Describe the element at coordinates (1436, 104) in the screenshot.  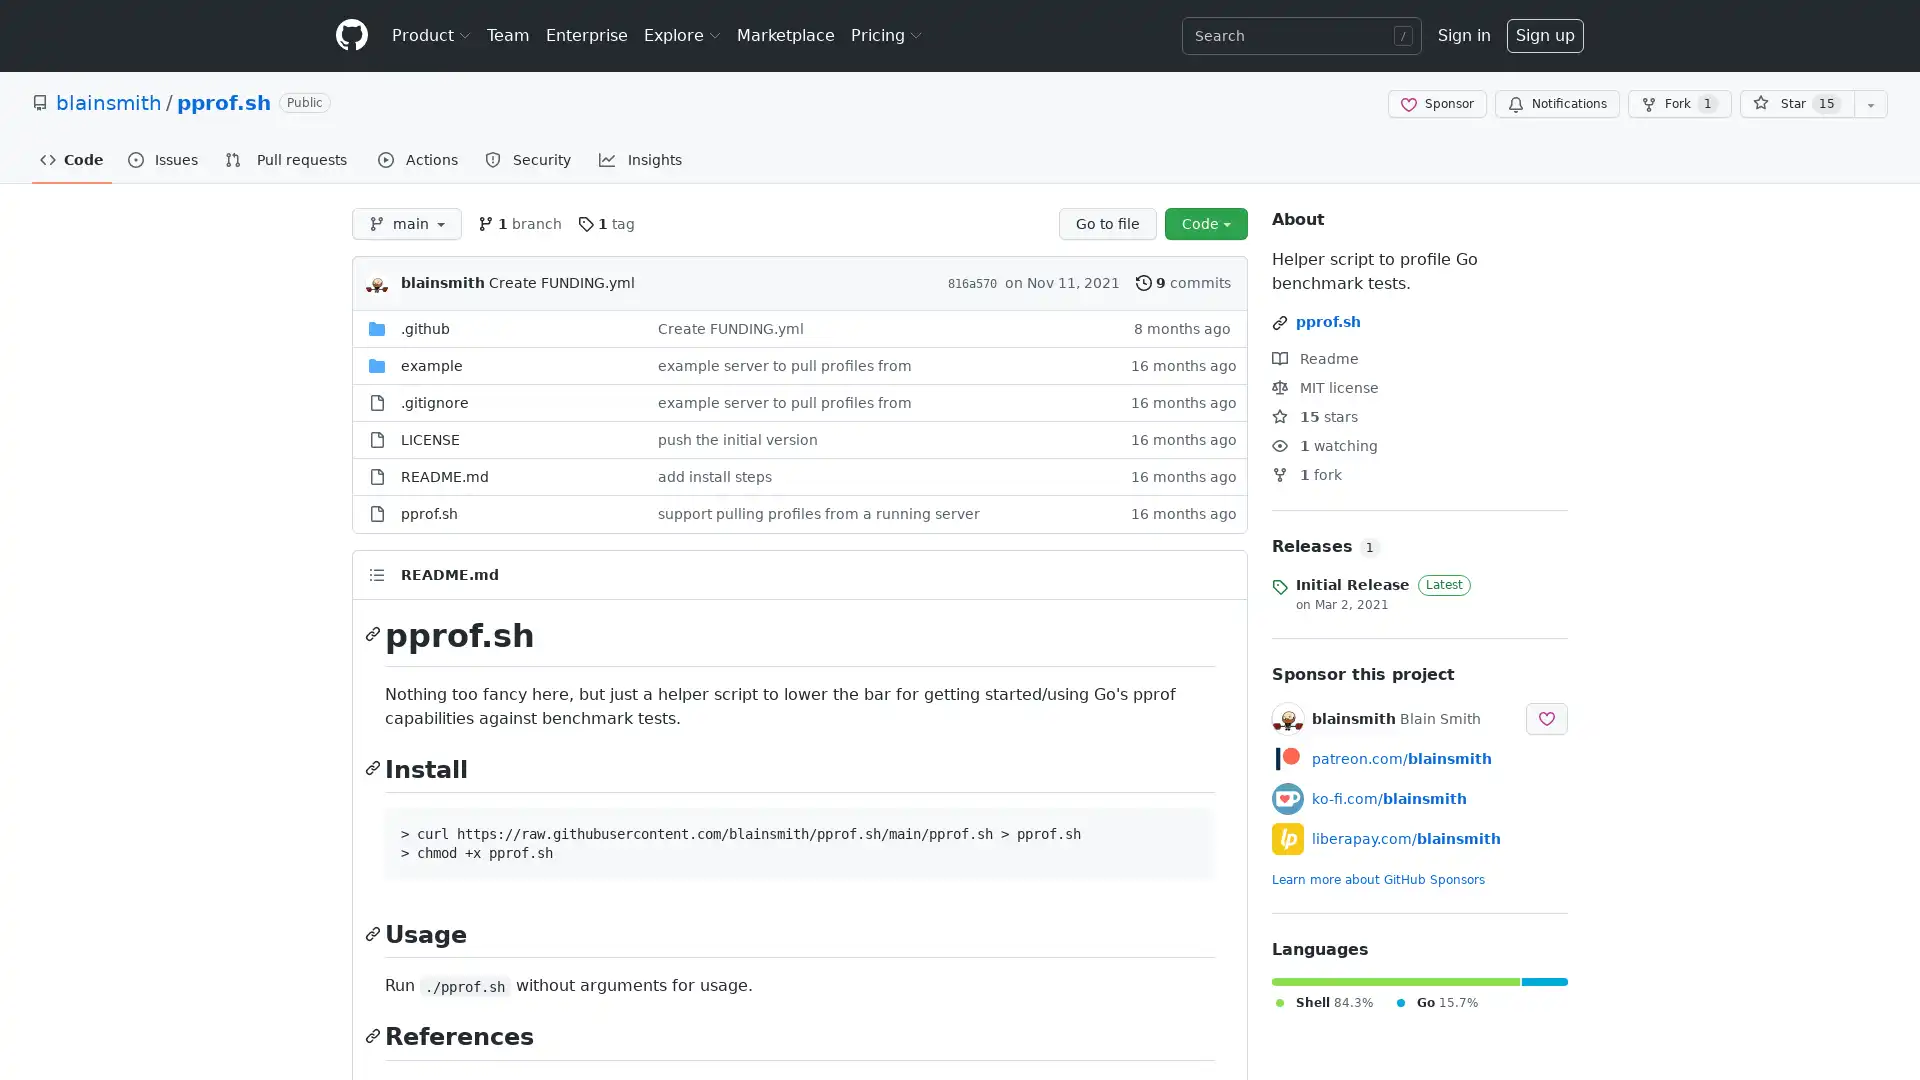
I see `Sponsor` at that location.